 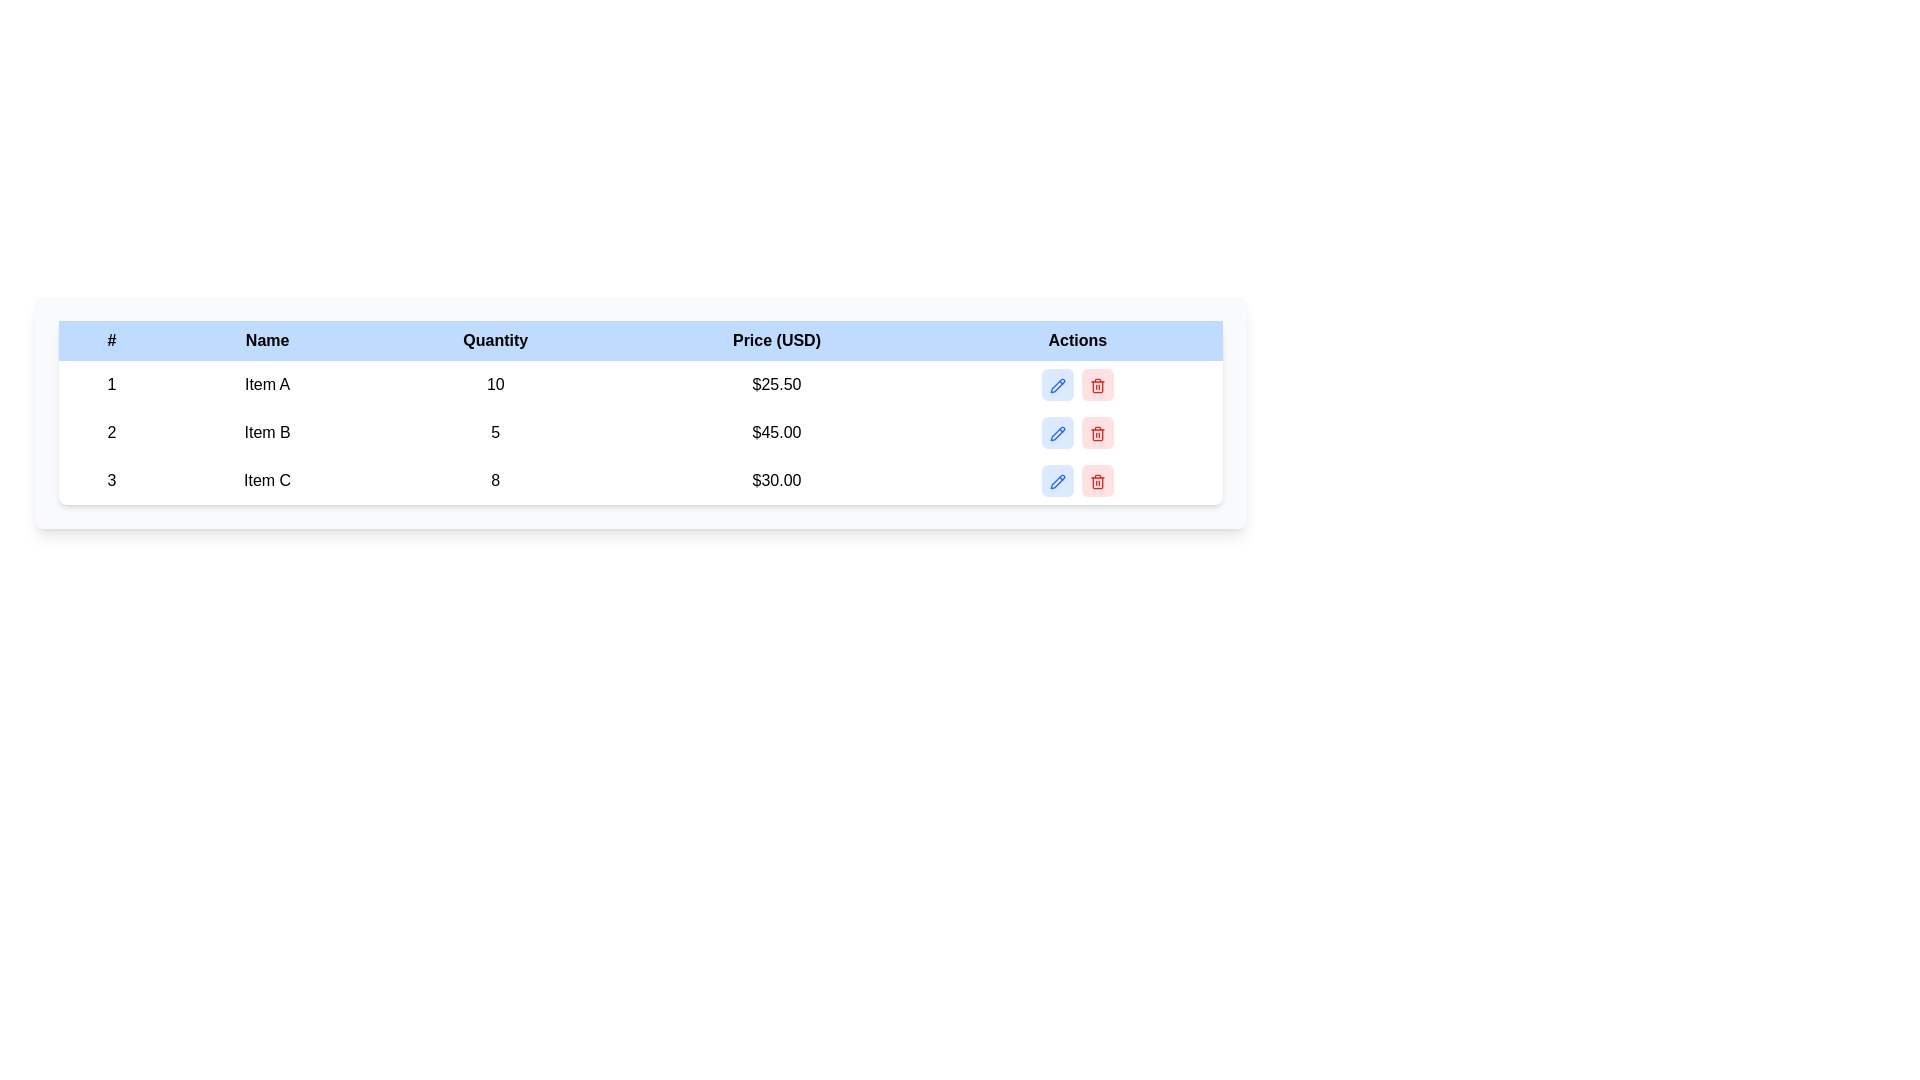 What do you see at coordinates (495, 385) in the screenshot?
I see `the text element displaying the number '10' in the 'Quantity' column of the first row of the table, positioned between the 'Name' and 'Price (USD)' columns` at bounding box center [495, 385].